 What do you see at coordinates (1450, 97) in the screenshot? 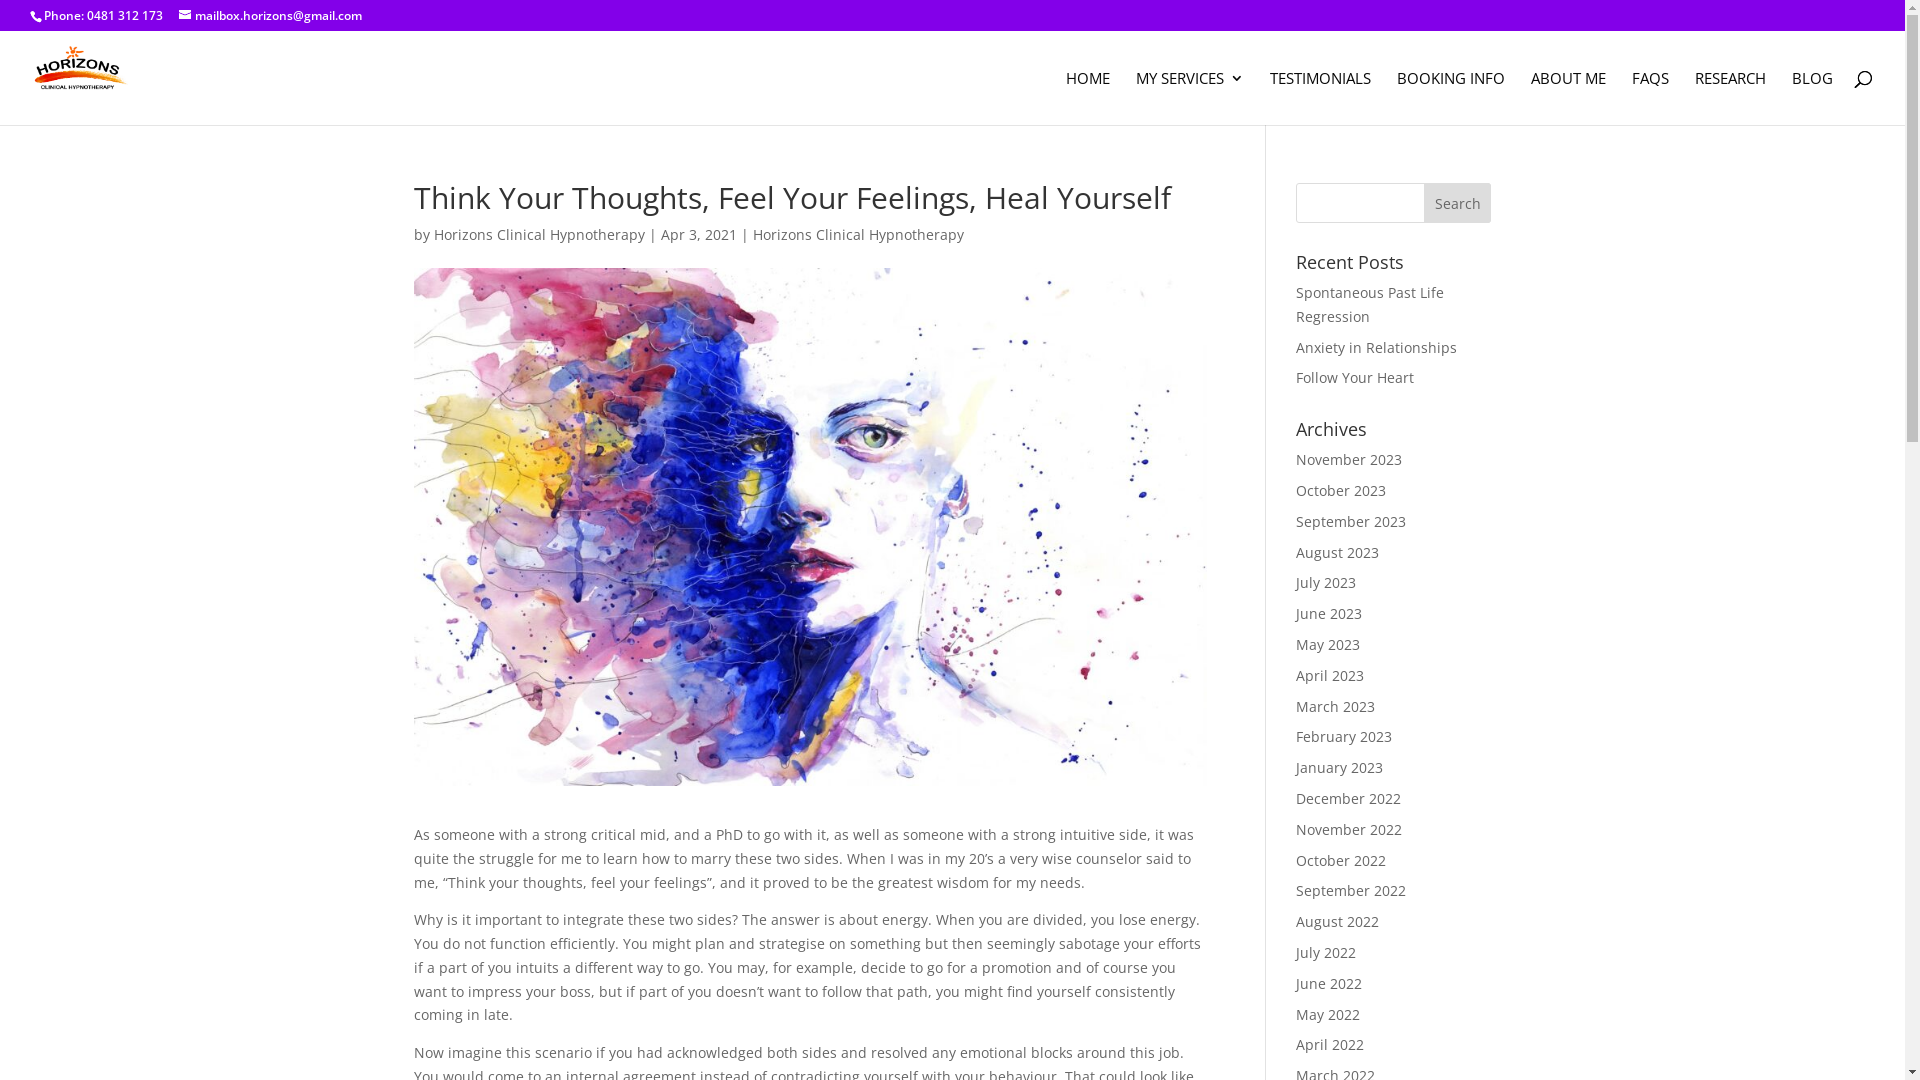
I see `'BOOKING INFO'` at bounding box center [1450, 97].